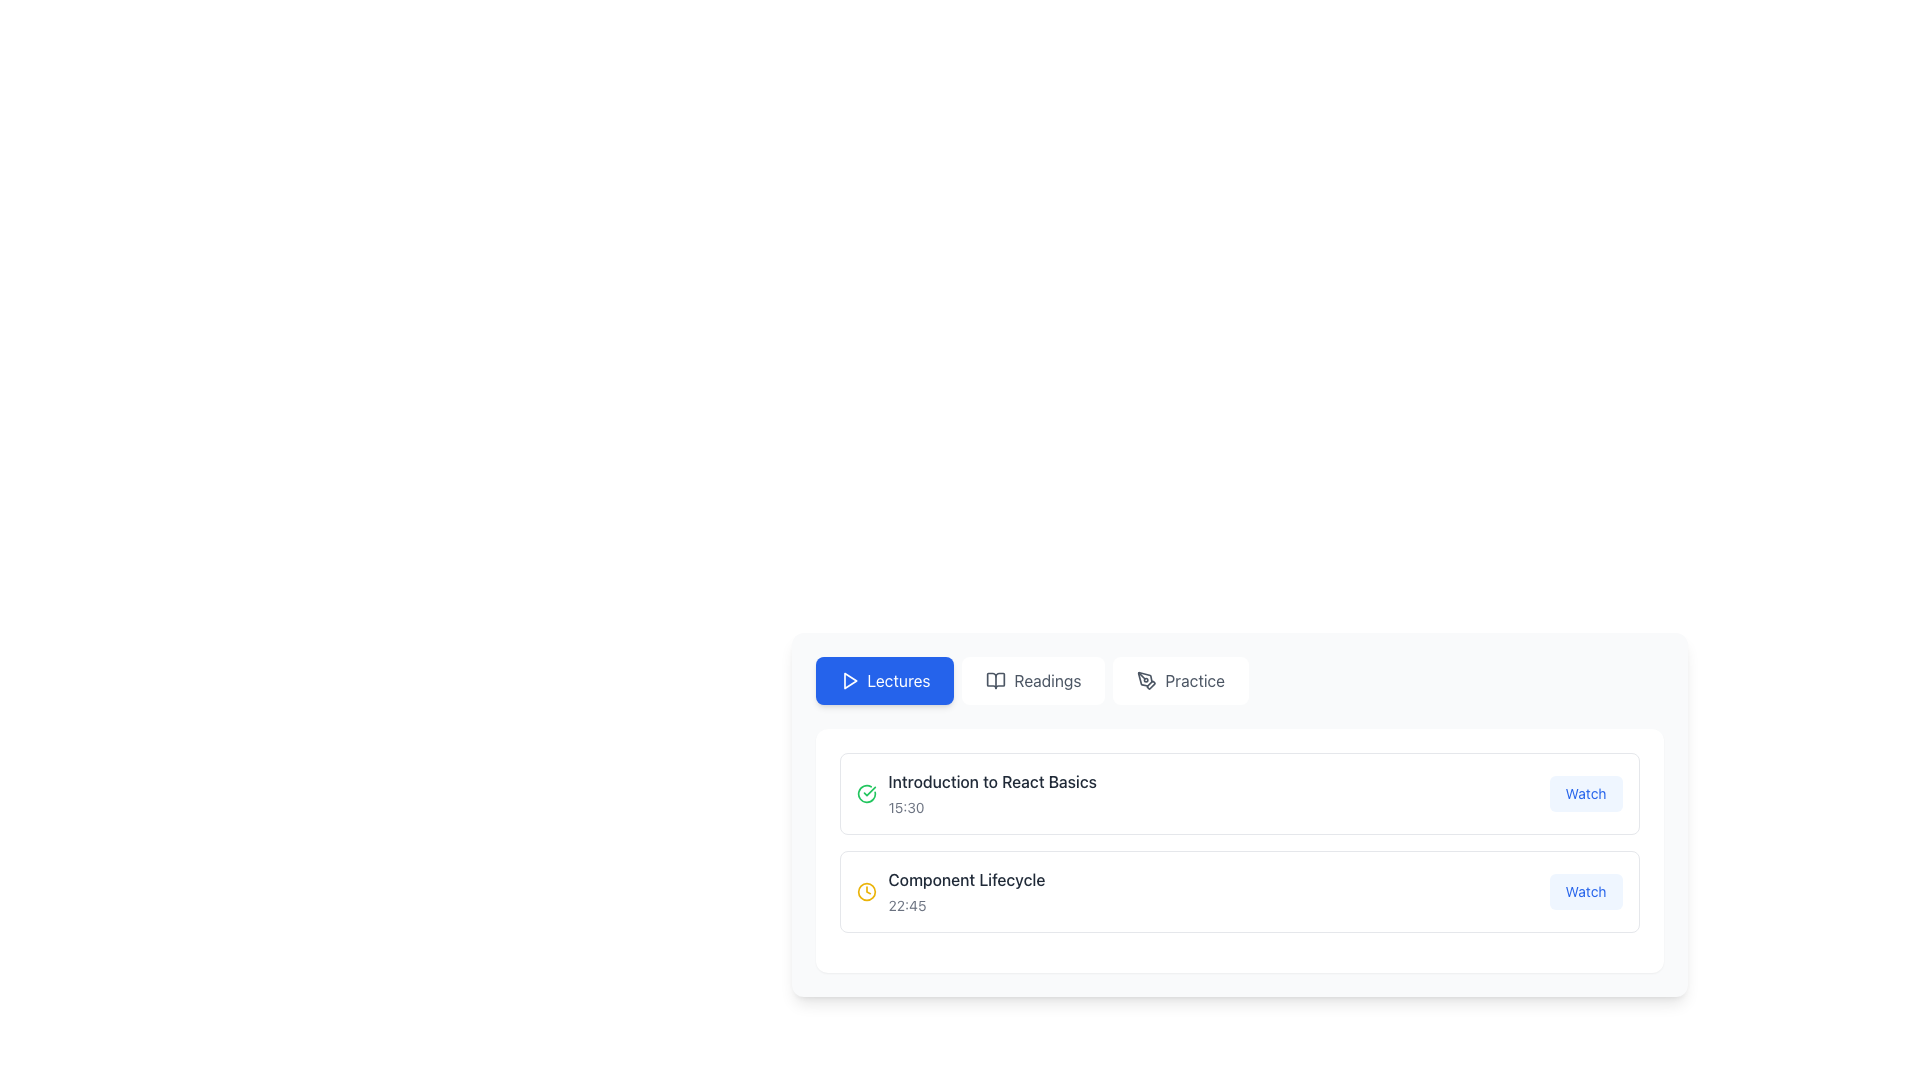  Describe the element at coordinates (976, 793) in the screenshot. I see `the informational module entry for 'Introduction to React Basics' which contains a checkbox and two text lines, the first being the title and the second showing the duration` at that location.